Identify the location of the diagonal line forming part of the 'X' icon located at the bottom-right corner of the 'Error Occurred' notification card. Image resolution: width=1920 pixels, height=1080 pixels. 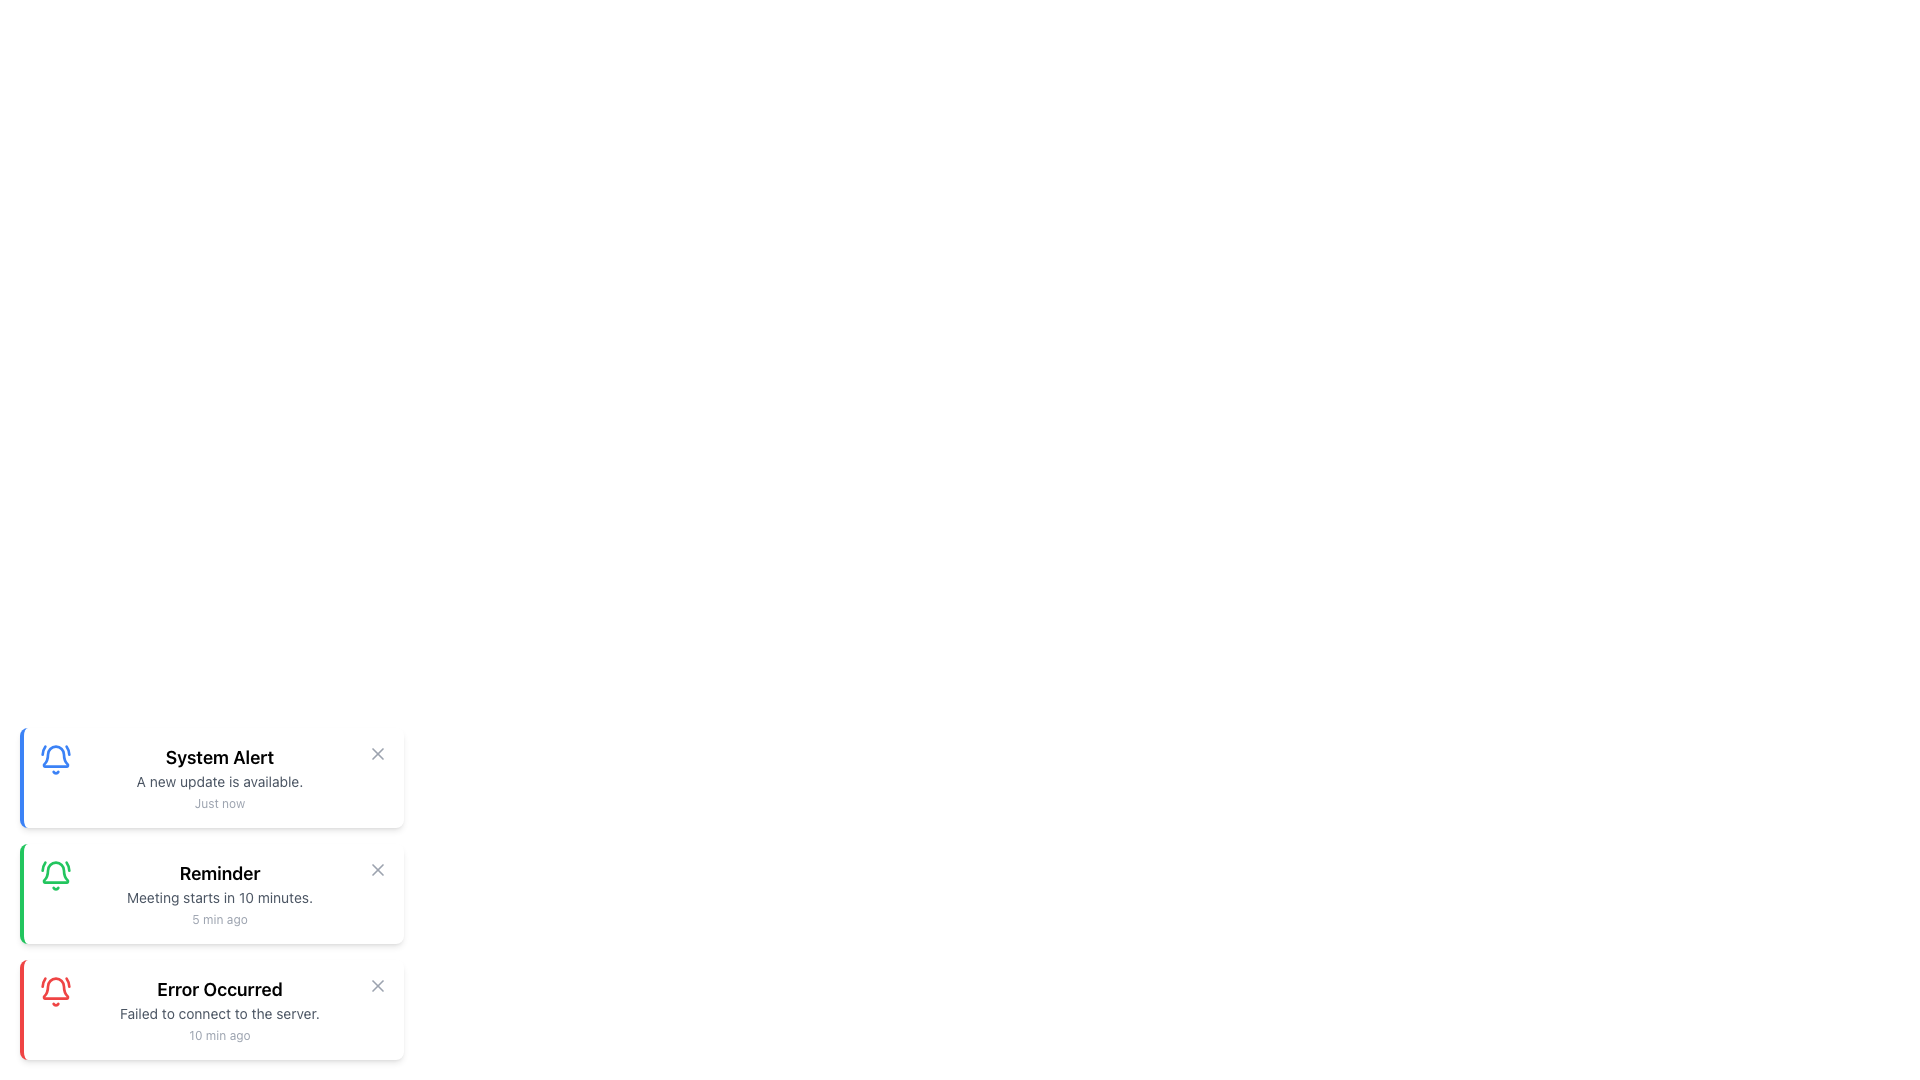
(378, 985).